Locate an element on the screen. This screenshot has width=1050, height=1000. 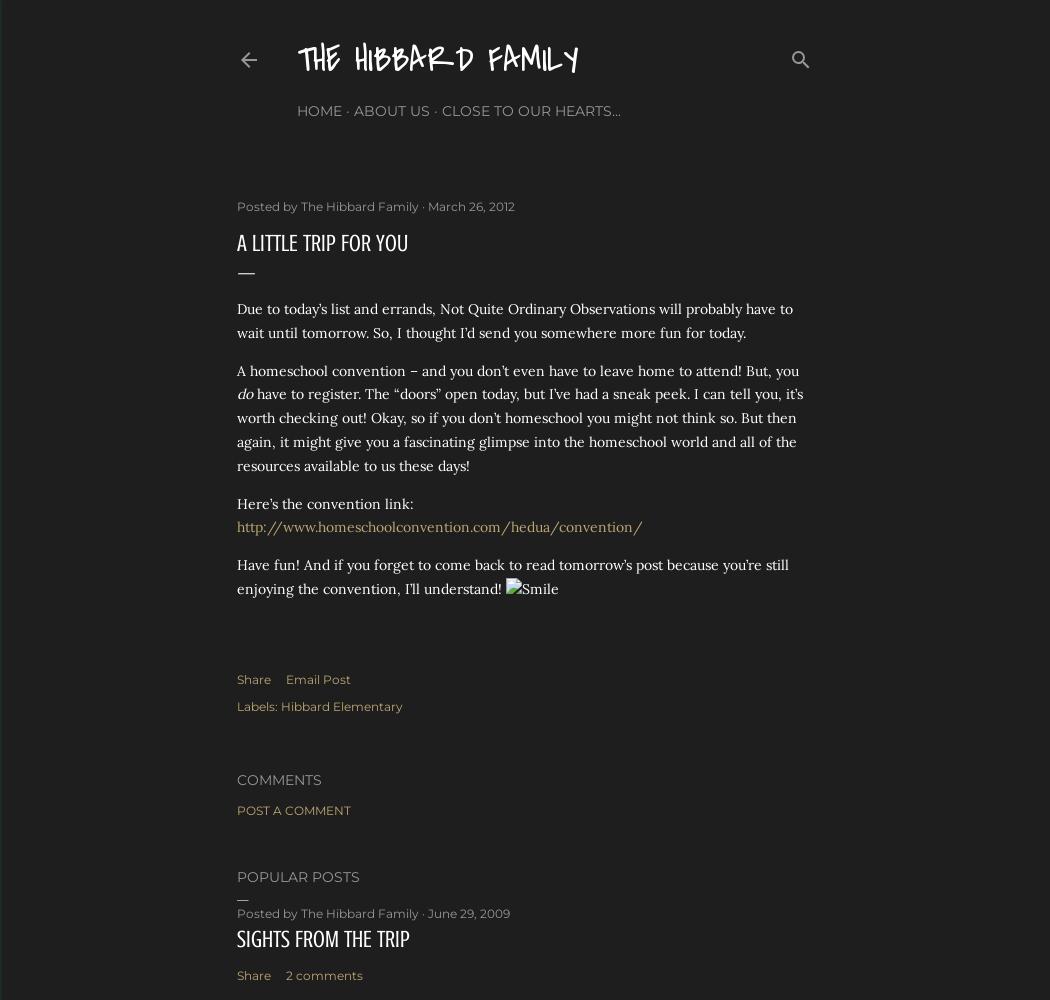
'Sights from the Trip' is located at coordinates (323, 938).